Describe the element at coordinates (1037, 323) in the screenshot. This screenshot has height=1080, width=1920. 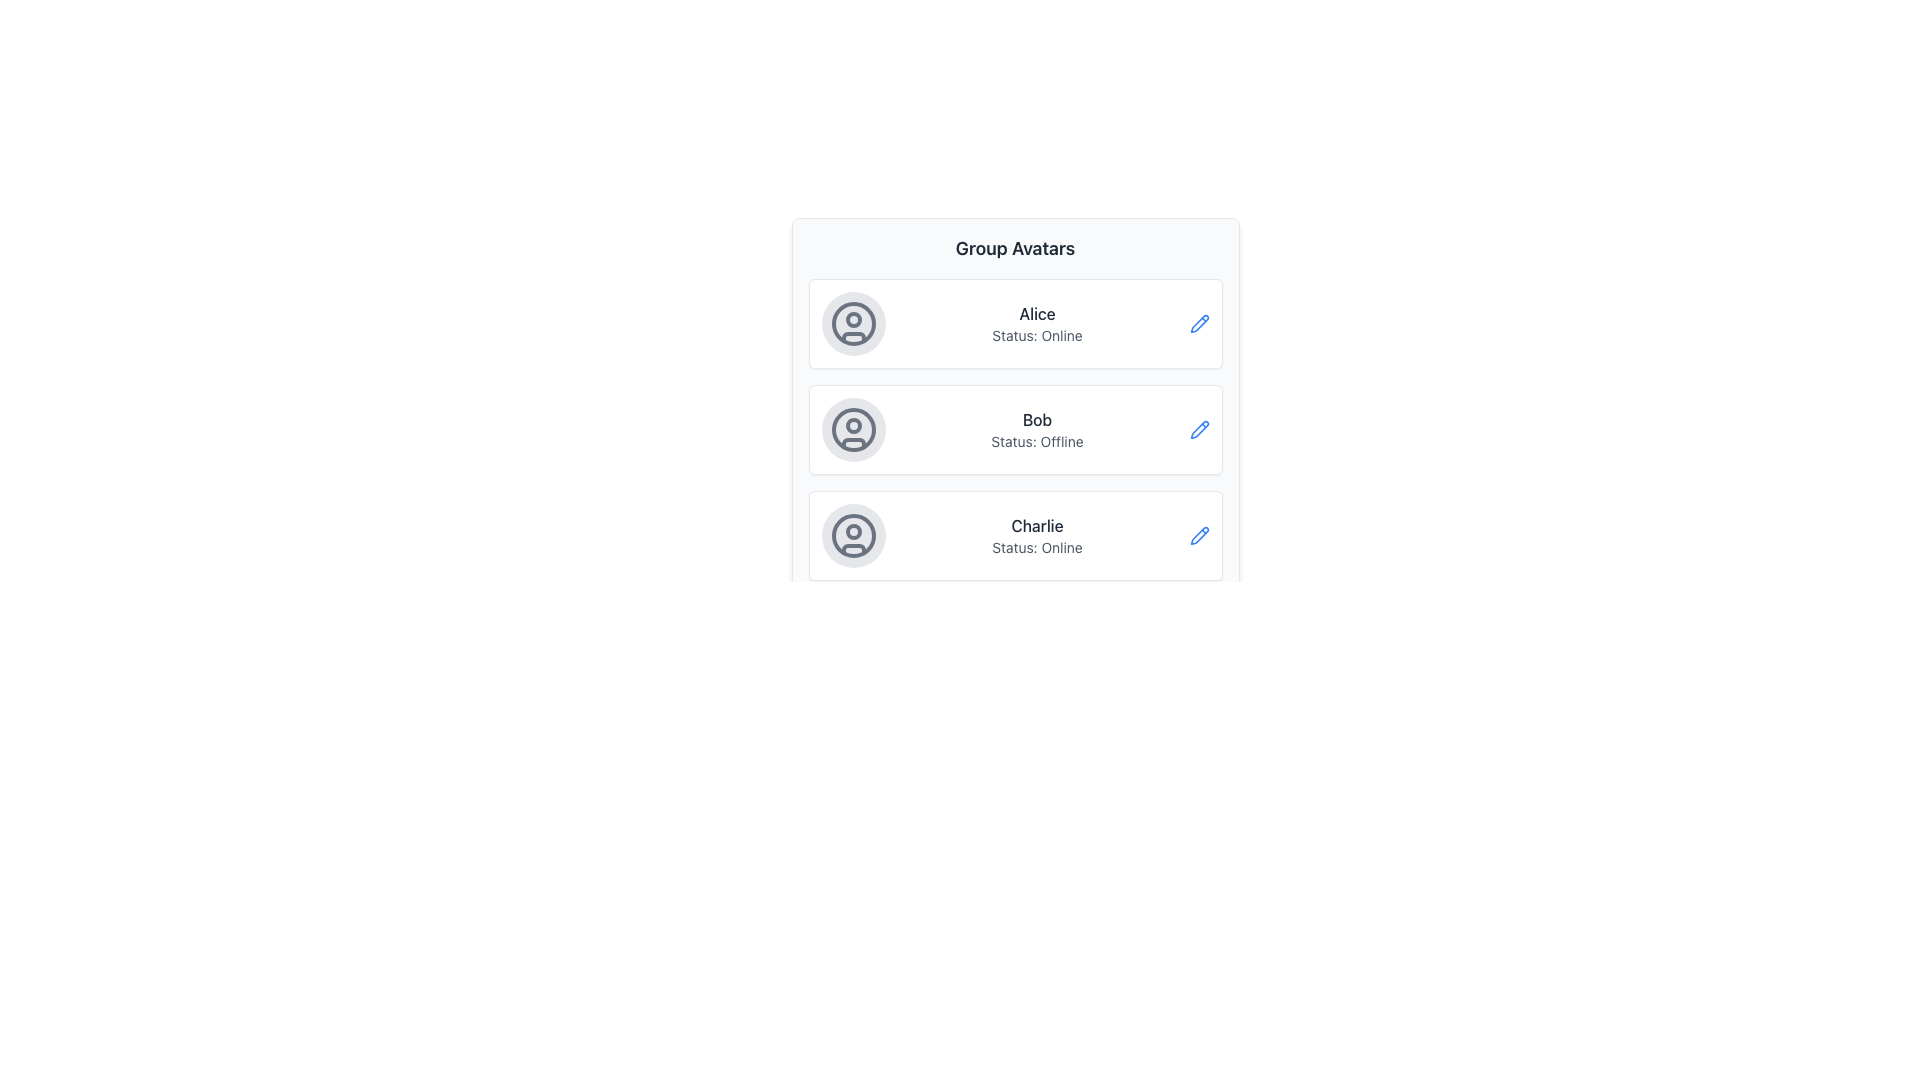
I see `the text display element that shows the user named 'Alice' with the status 'Online', located in the first section of the vertically stacked list, adjacent to the avatar and pencil icon` at that location.